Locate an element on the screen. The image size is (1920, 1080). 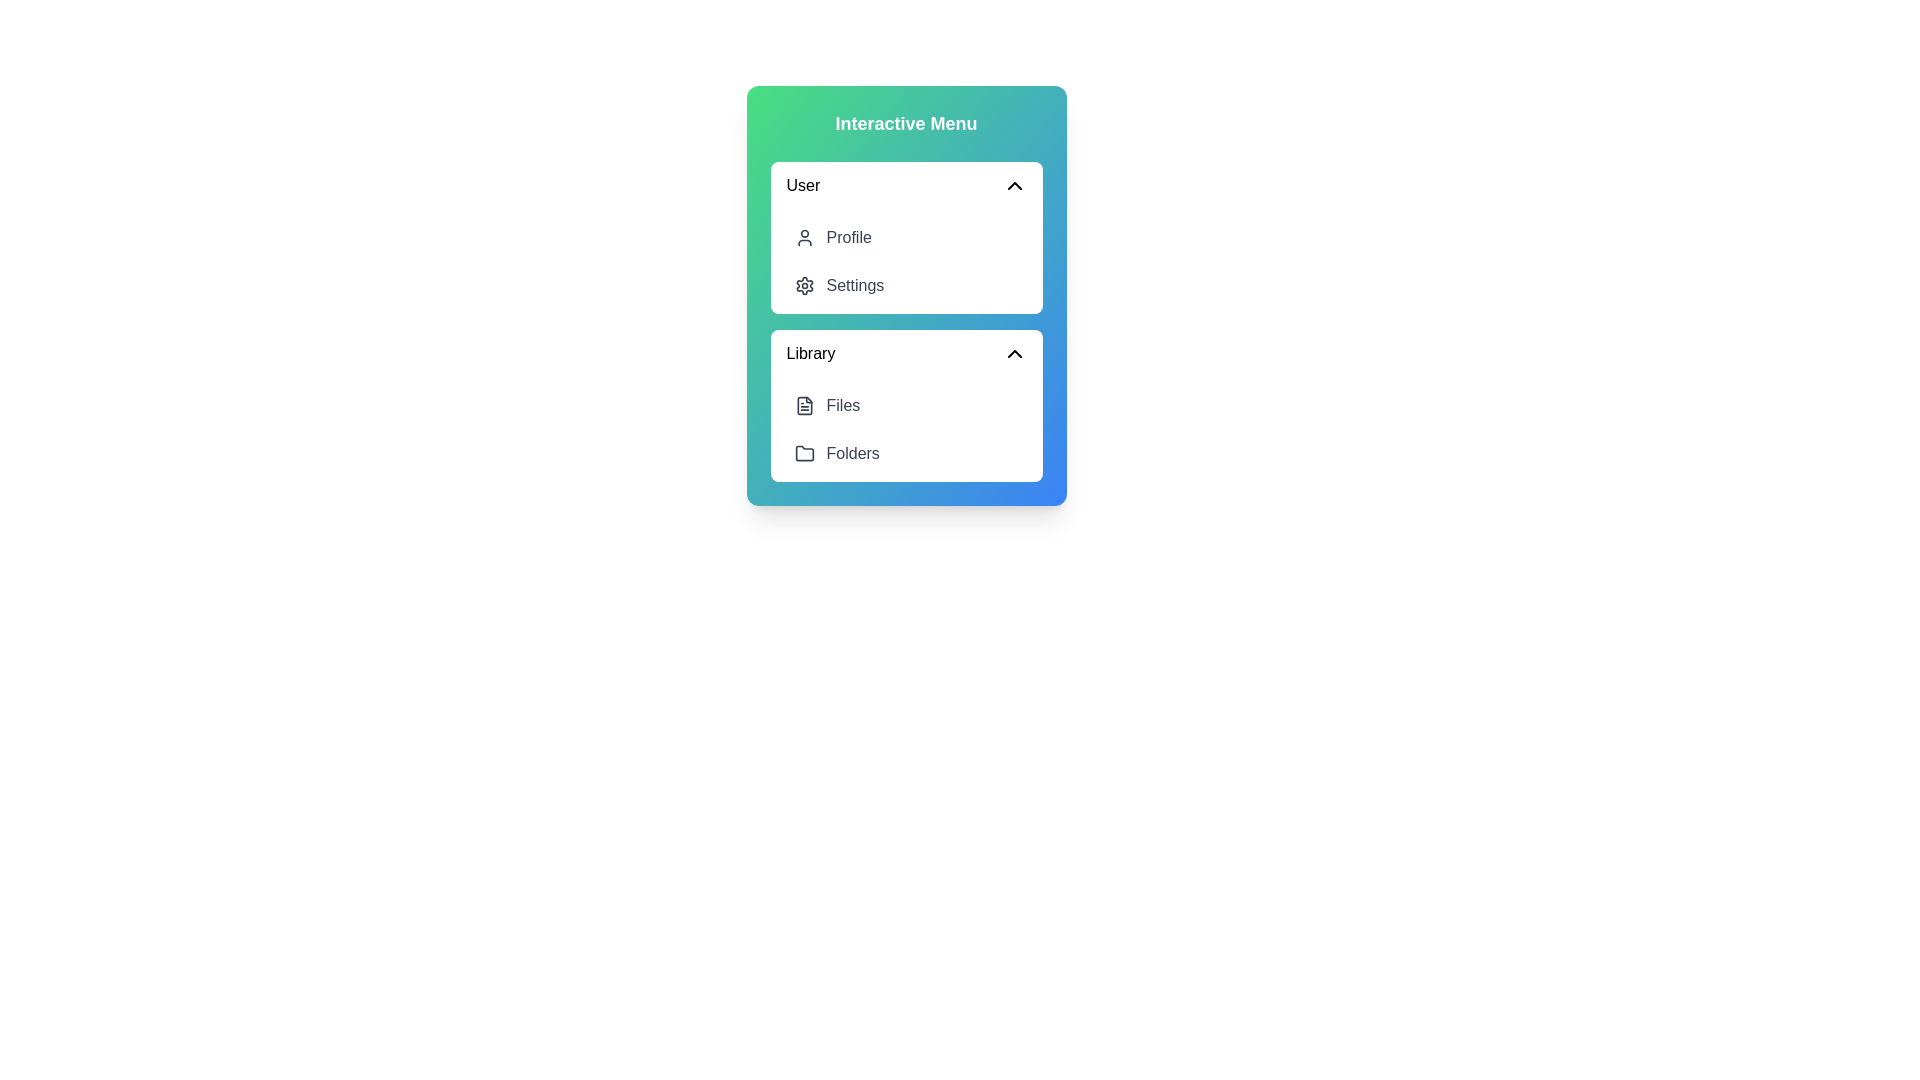
the menu item Settings to observe its hover style is located at coordinates (905, 285).